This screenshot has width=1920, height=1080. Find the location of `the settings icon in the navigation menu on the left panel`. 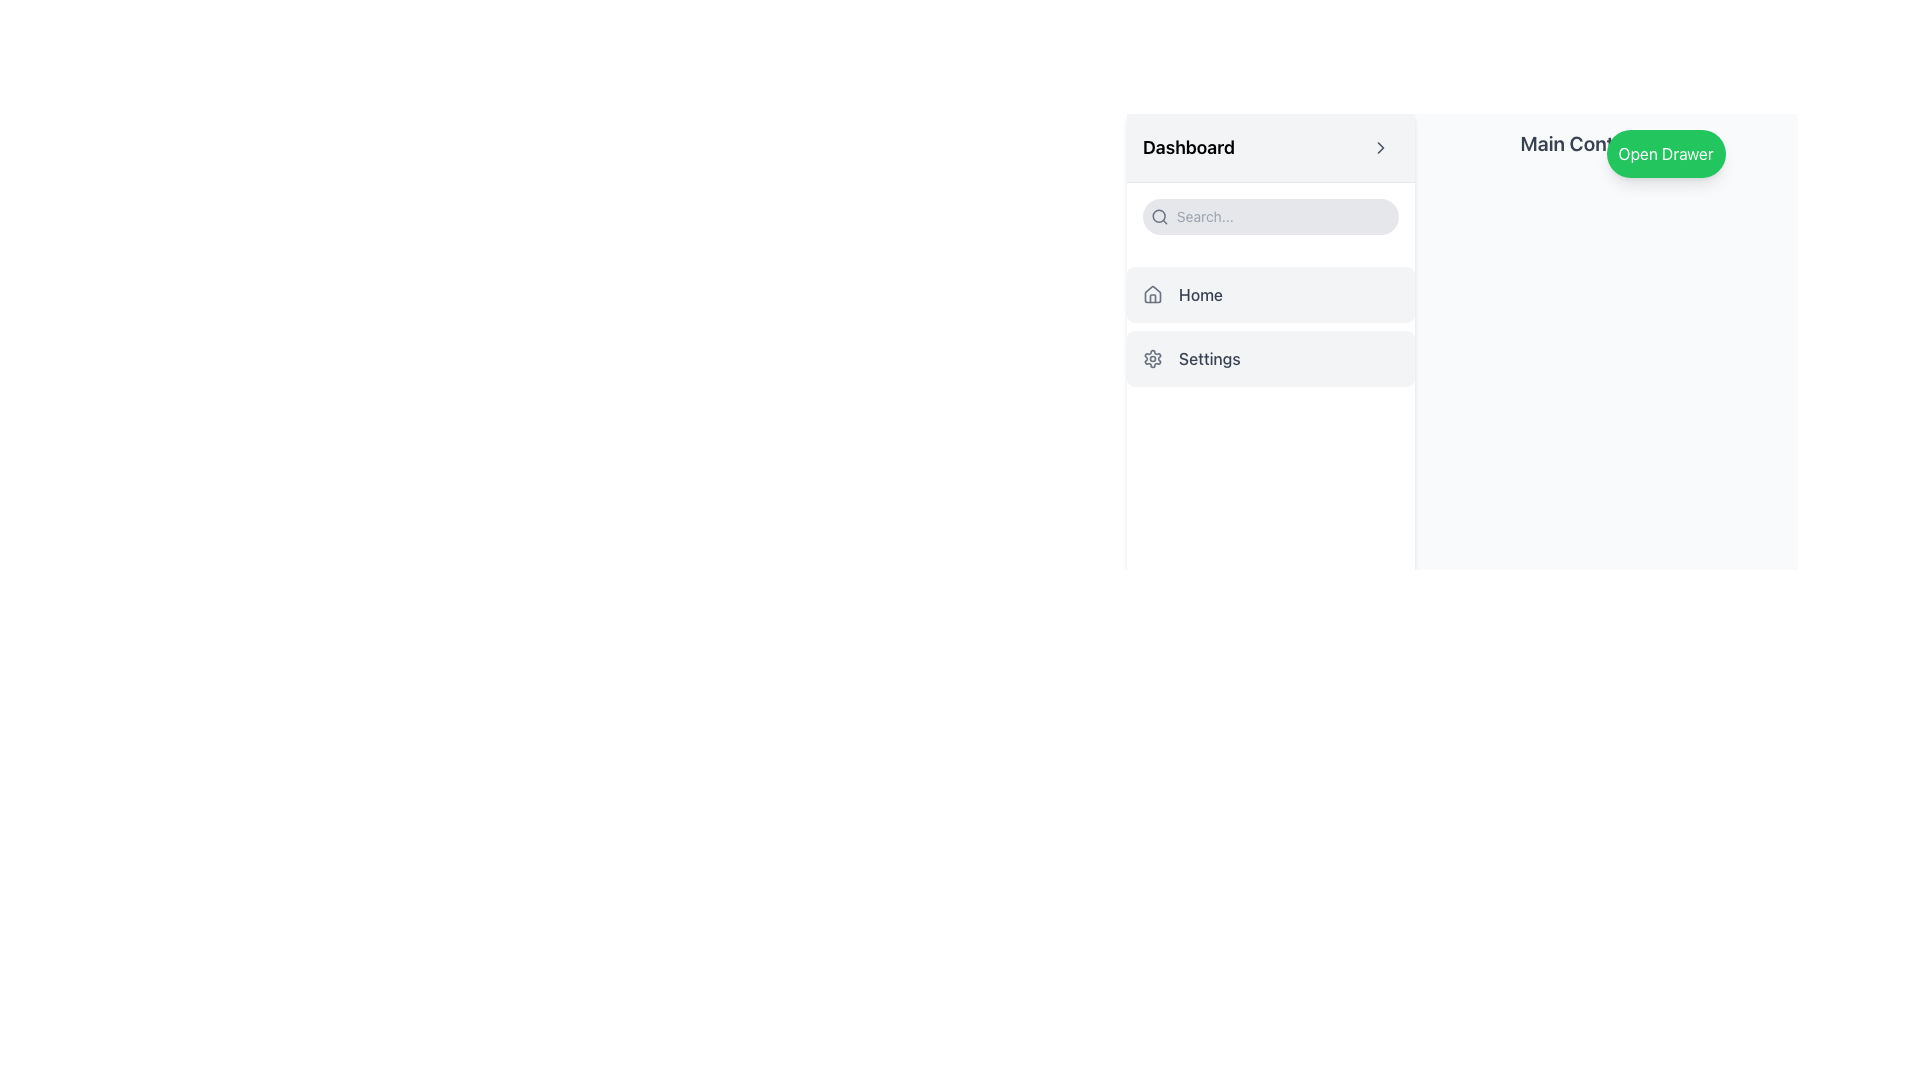

the settings icon in the navigation menu on the left panel is located at coordinates (1152, 357).